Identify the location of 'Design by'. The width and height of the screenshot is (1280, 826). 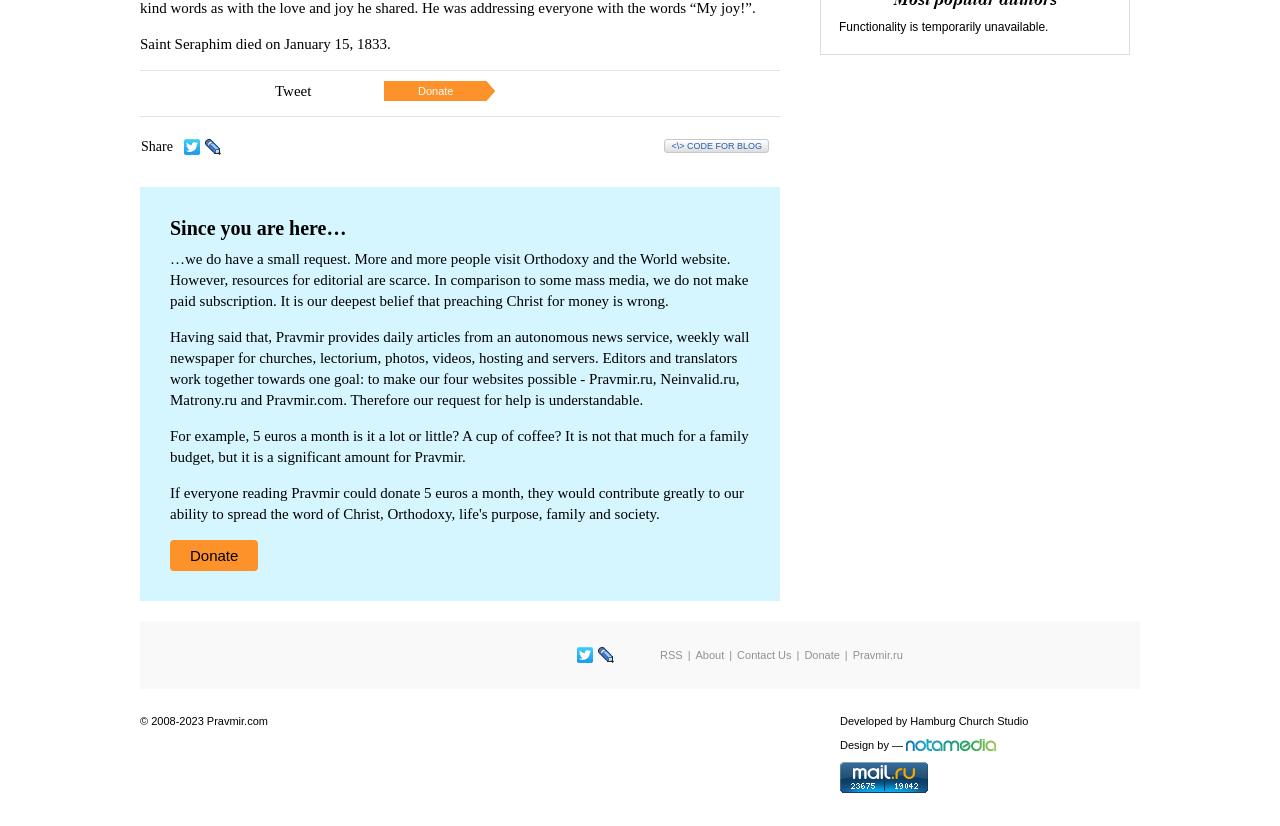
(864, 743).